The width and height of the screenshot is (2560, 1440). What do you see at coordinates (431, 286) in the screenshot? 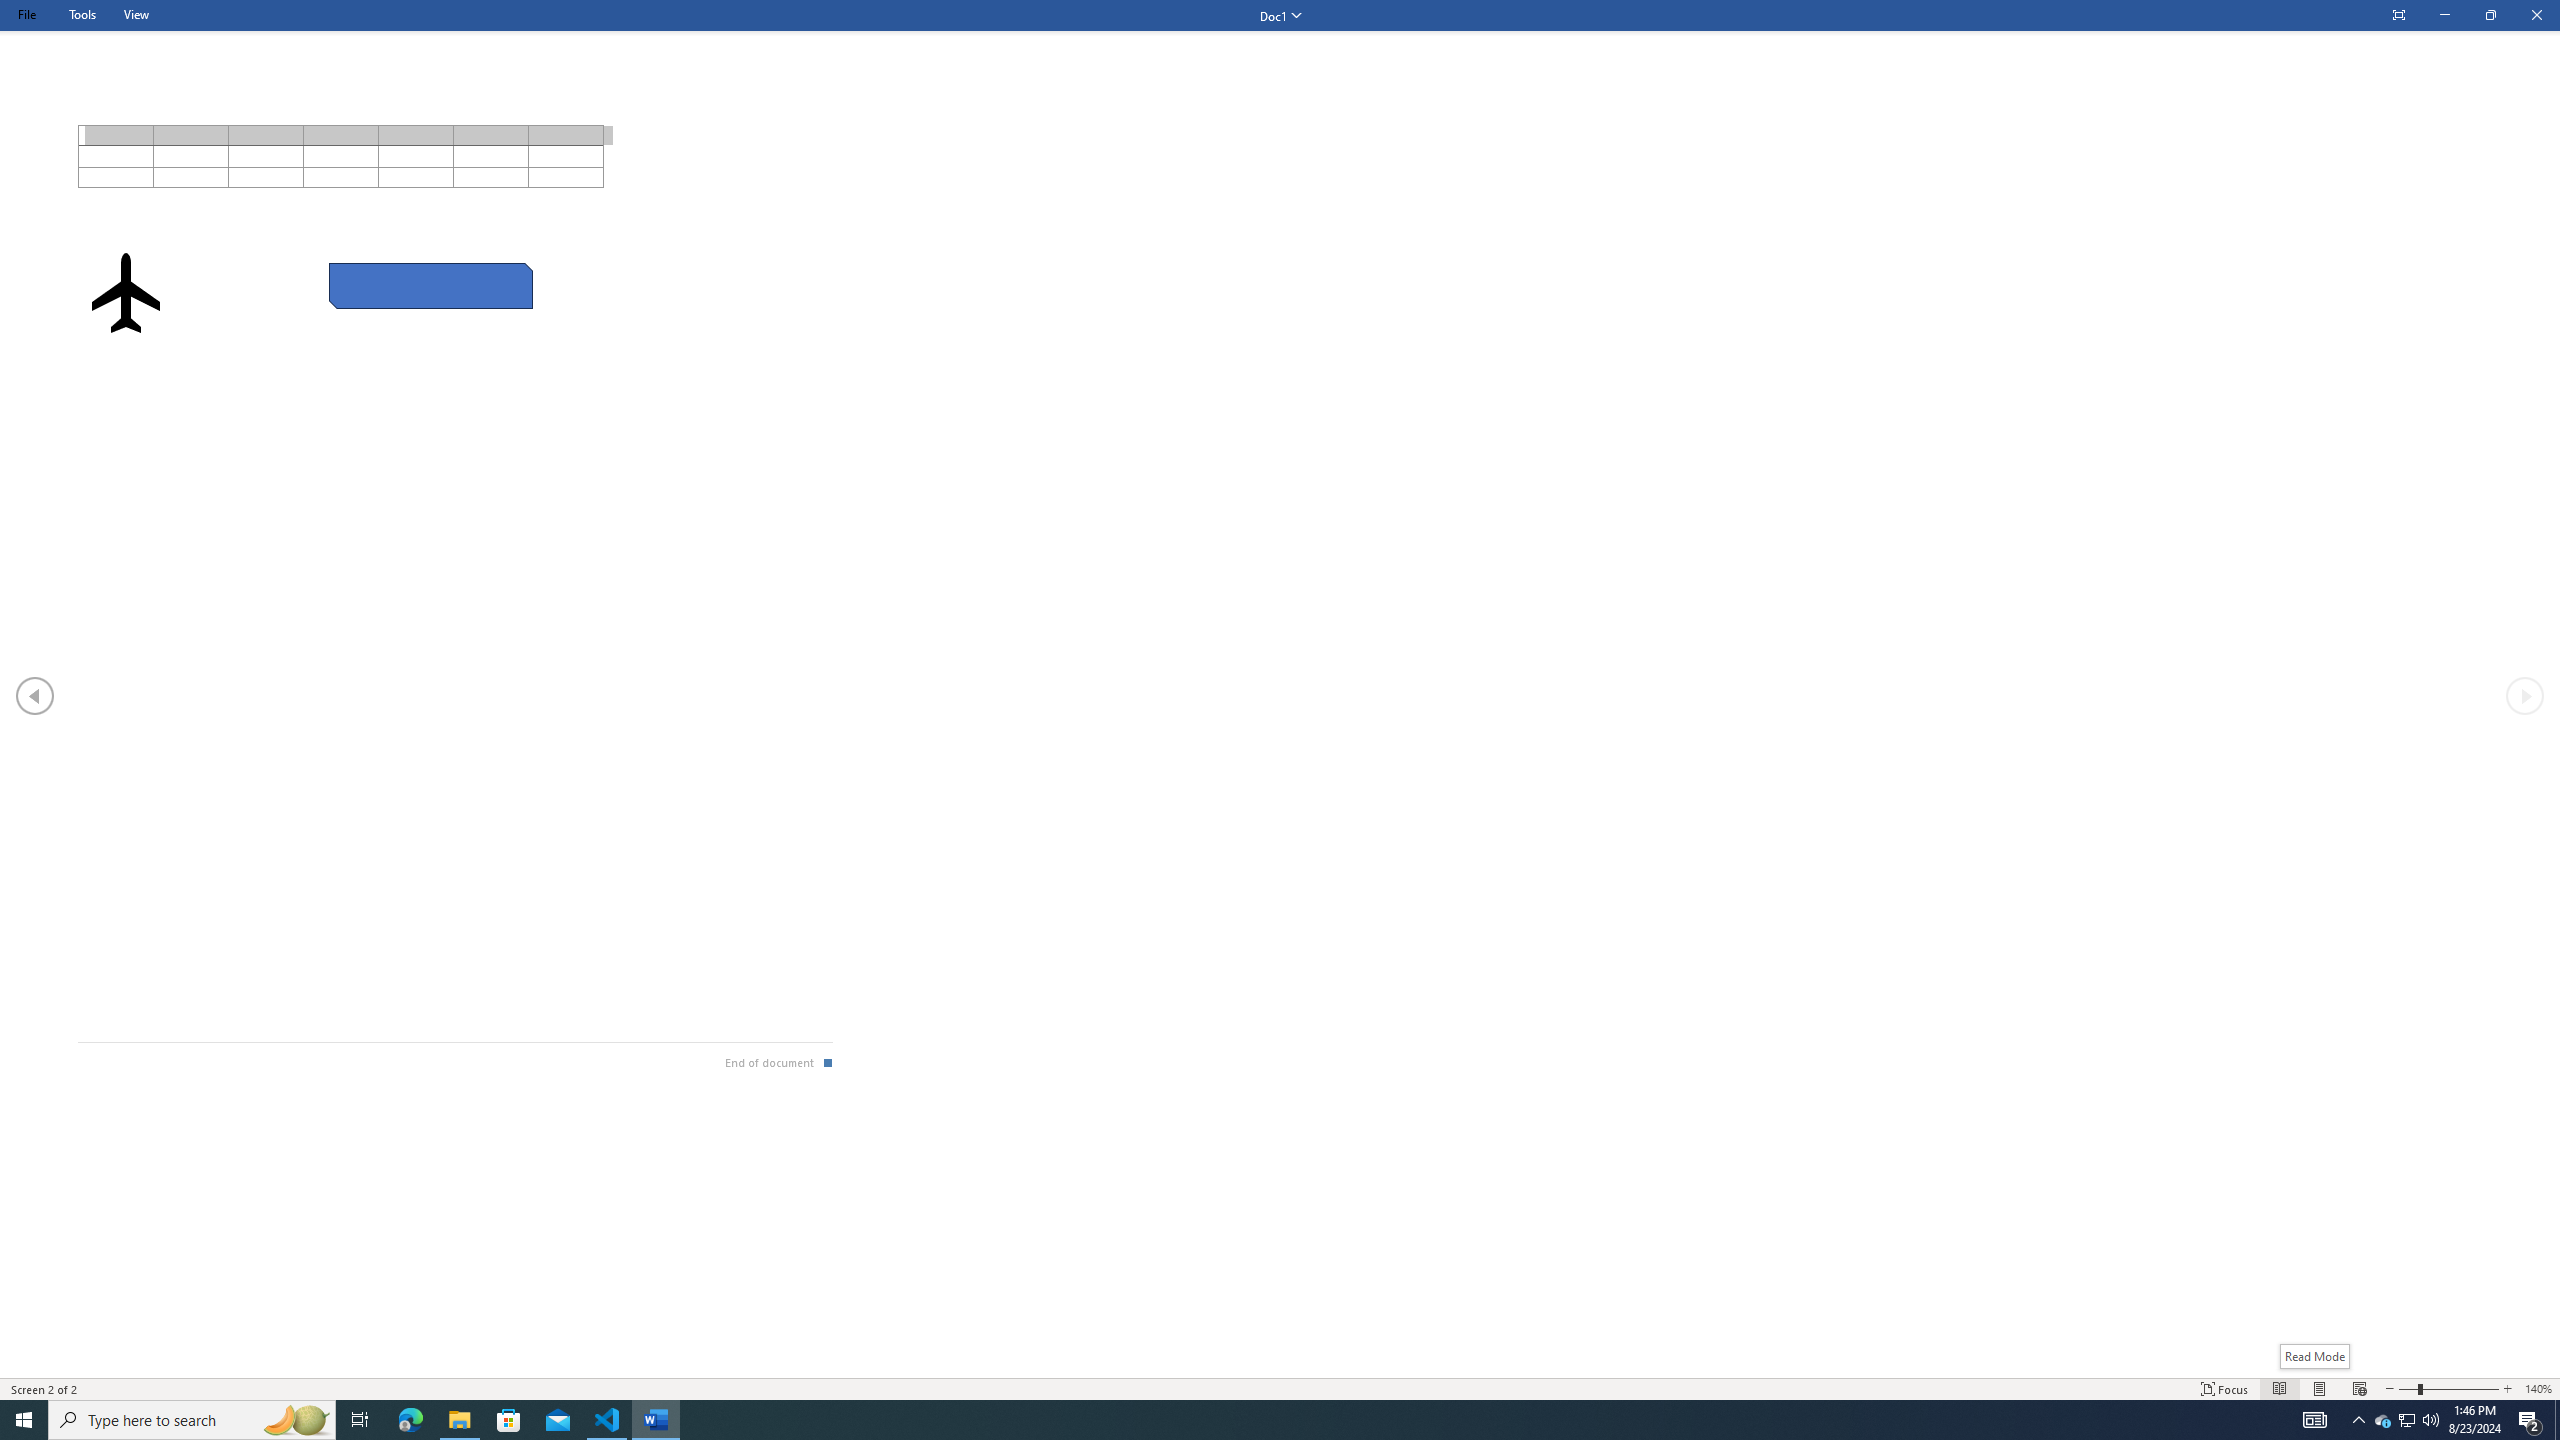
I see `'Rectangle: Diagonal Corners Snipped 2'` at bounding box center [431, 286].